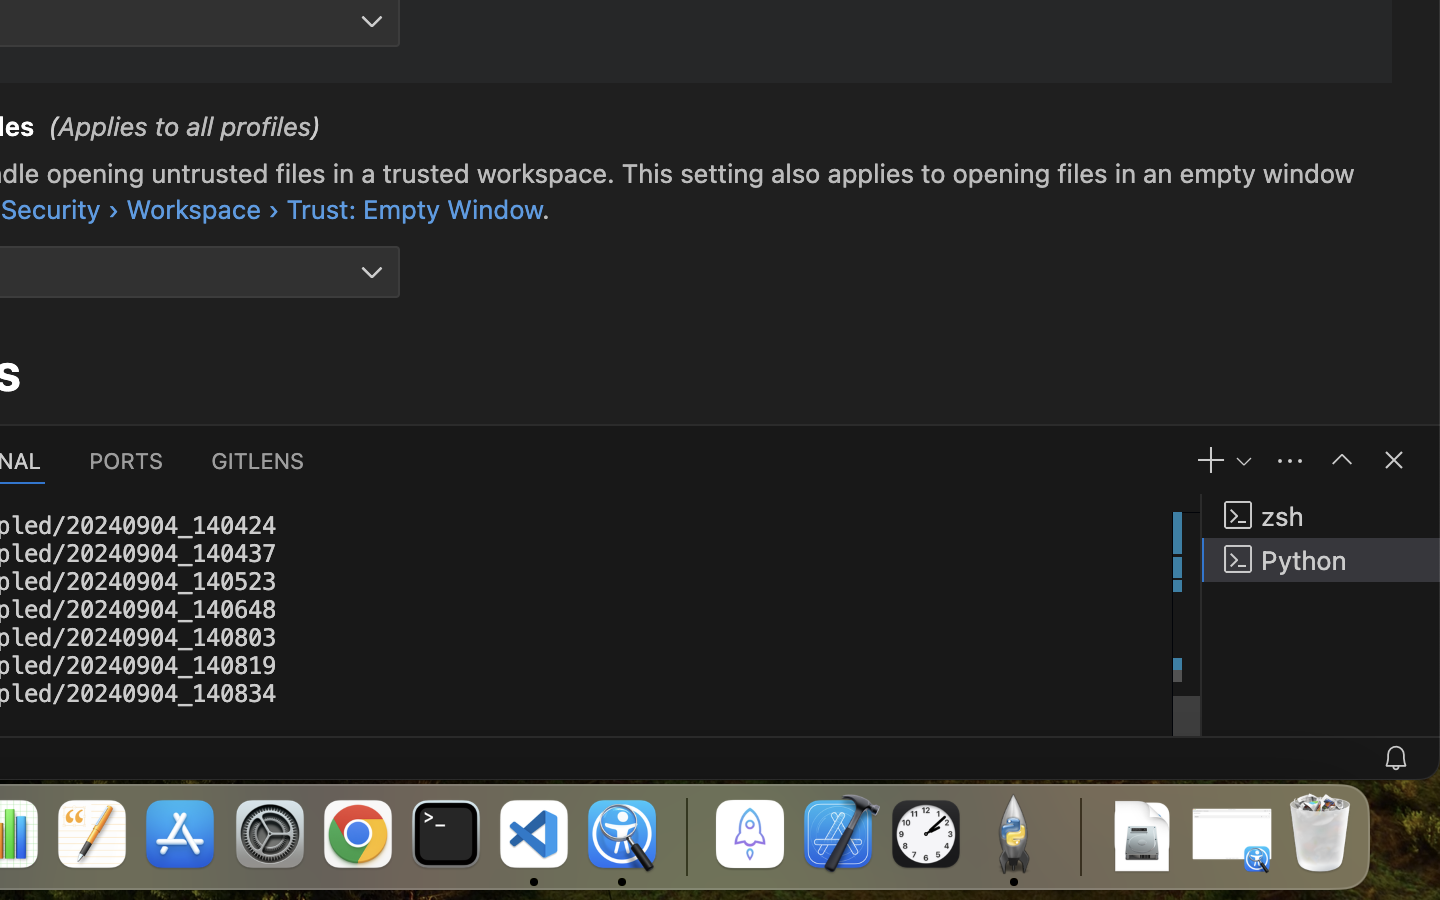 The image size is (1440, 900). Describe the element at coordinates (1320, 558) in the screenshot. I see `'Python '` at that location.